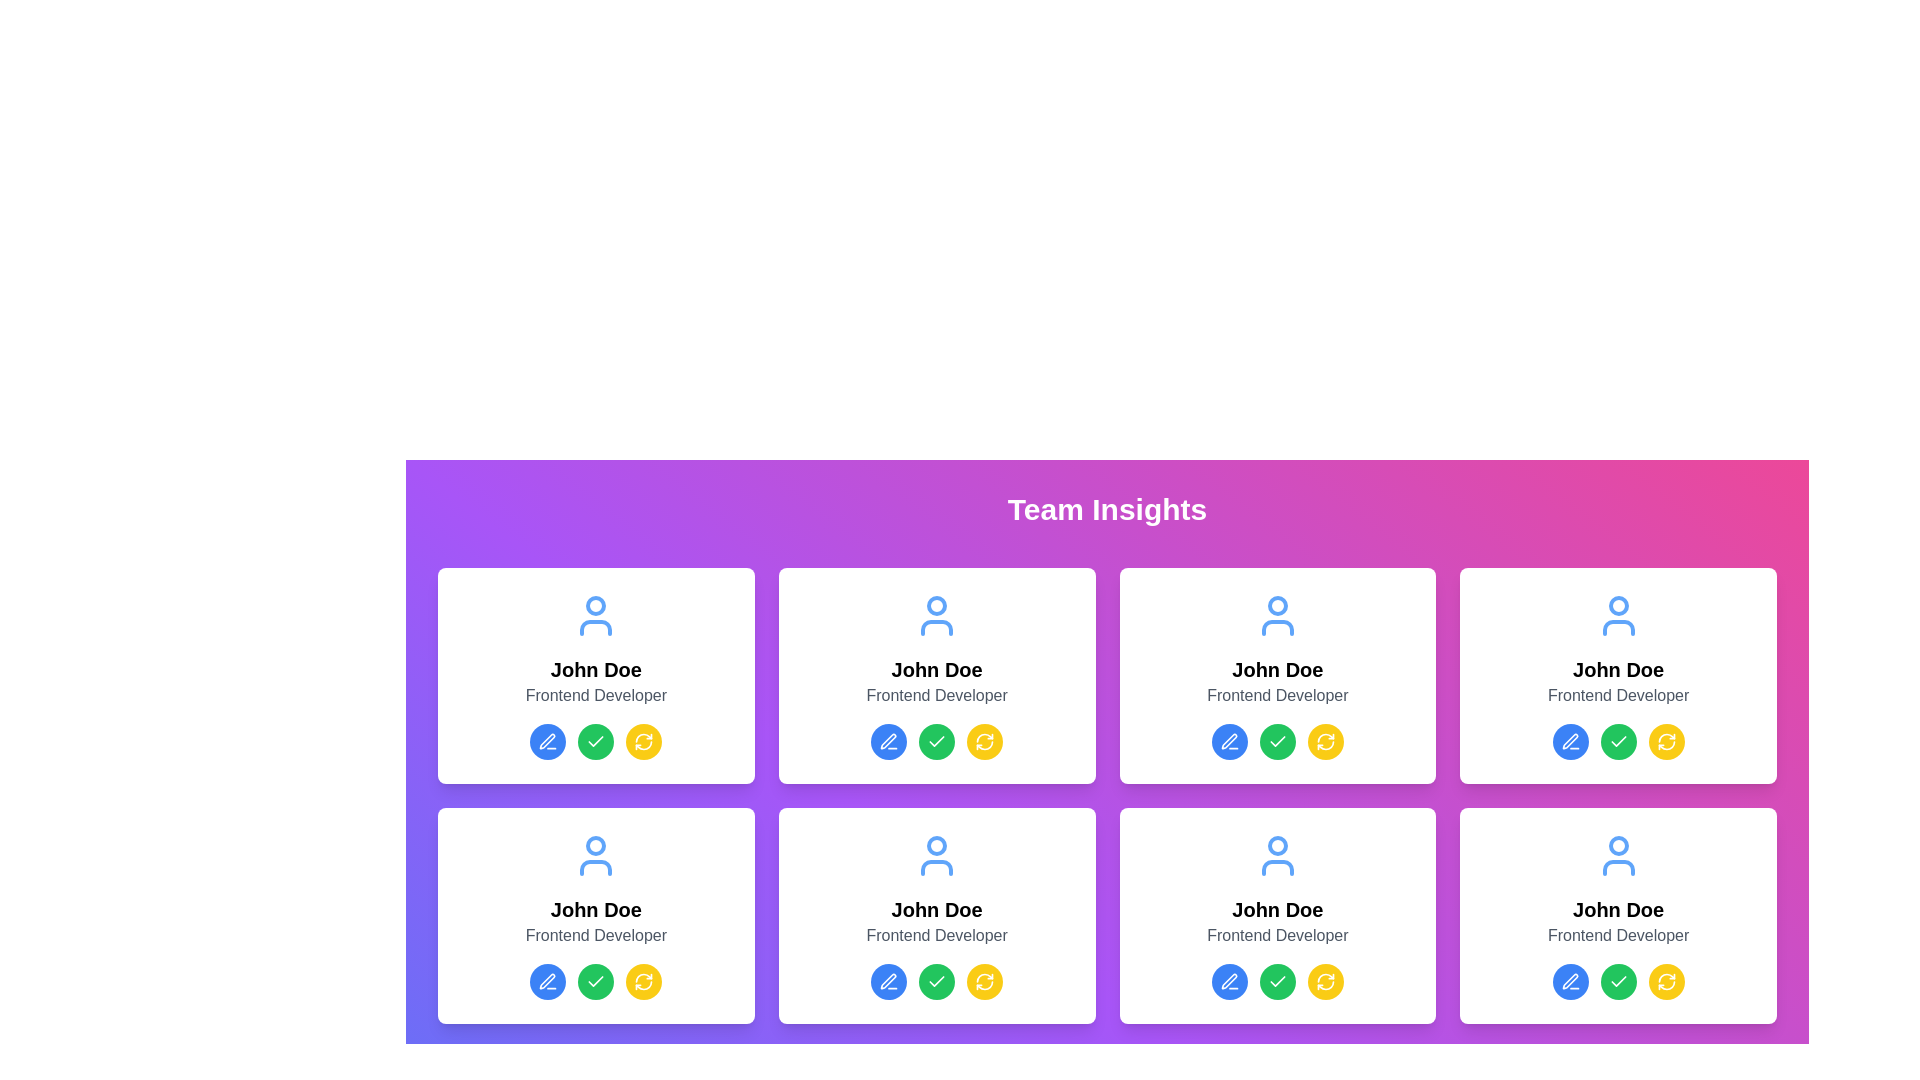 The height and width of the screenshot is (1080, 1920). I want to click on the user profile SVG icon located in the top-right card of the grid layout, which represents the user 'John Doe', a Frontend Developer, so click(1618, 615).